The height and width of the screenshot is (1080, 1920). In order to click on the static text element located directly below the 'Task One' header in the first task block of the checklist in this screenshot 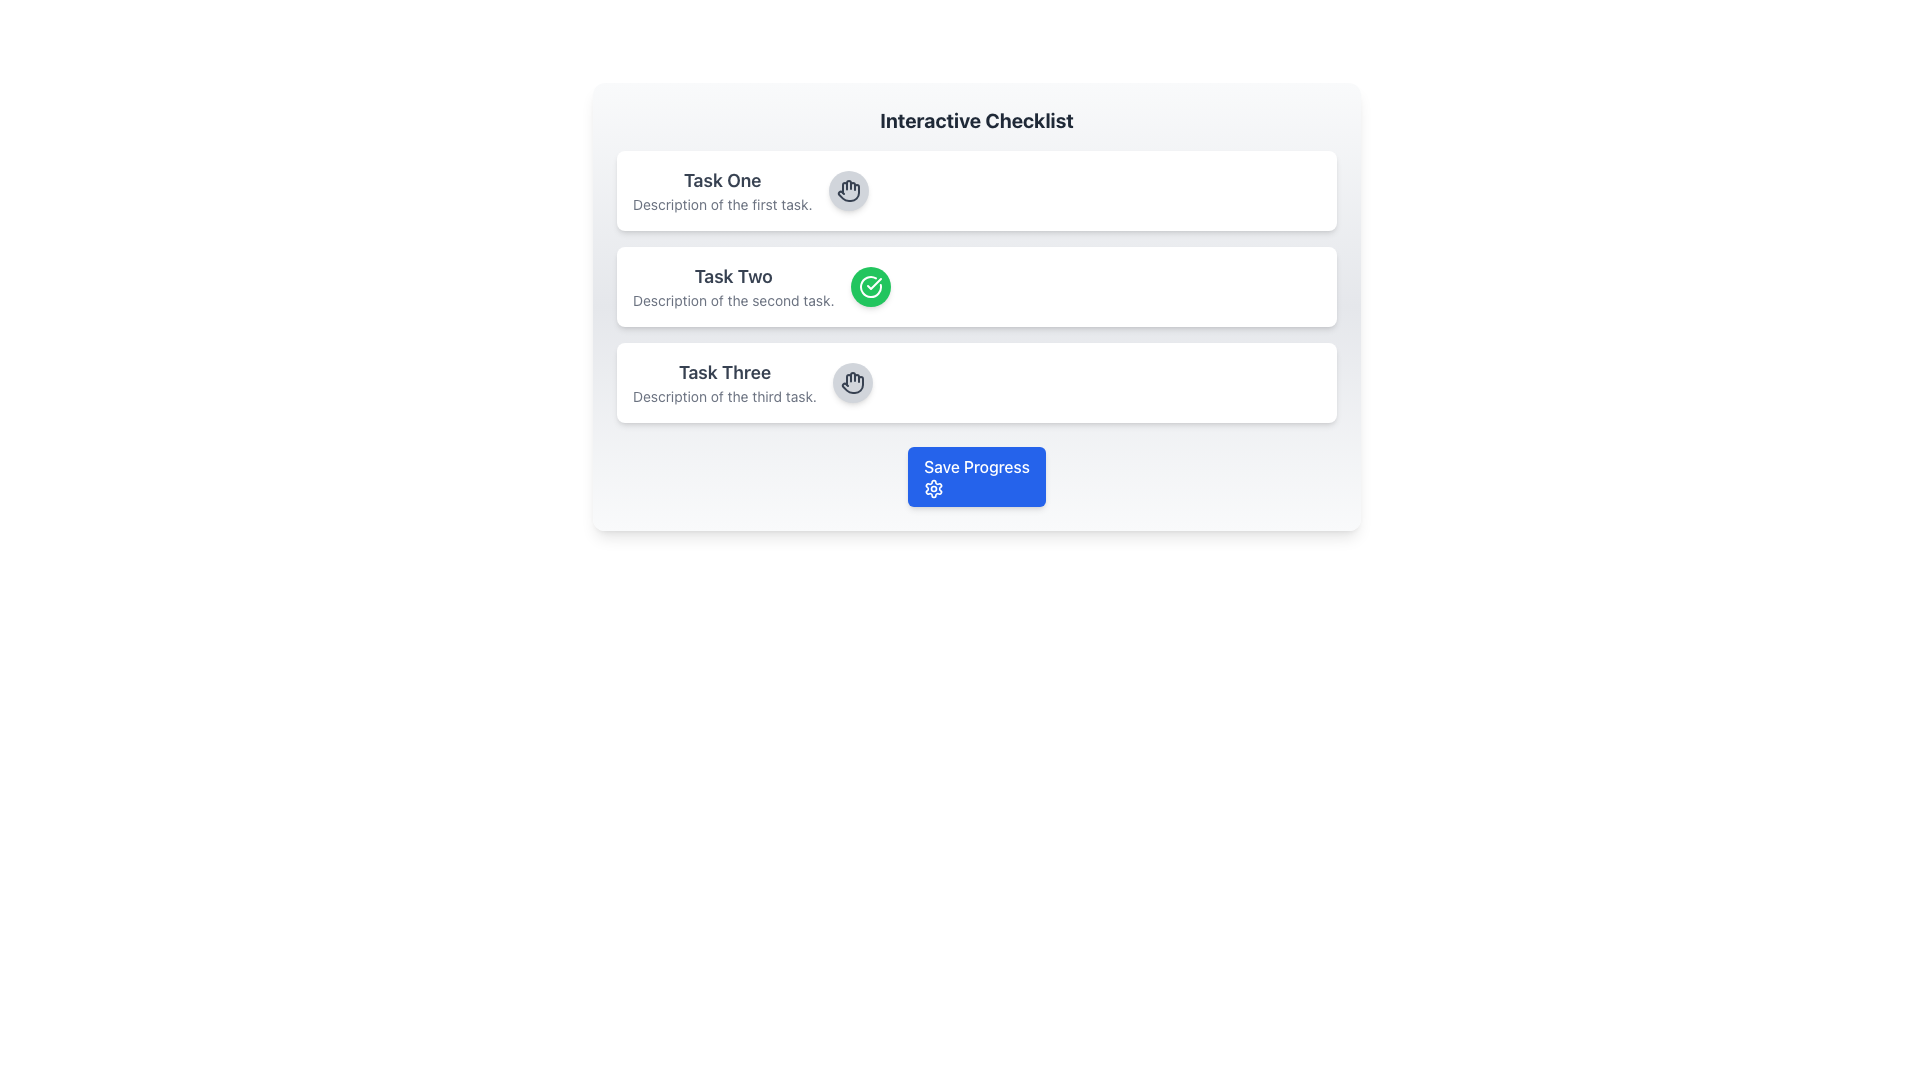, I will do `click(721, 204)`.